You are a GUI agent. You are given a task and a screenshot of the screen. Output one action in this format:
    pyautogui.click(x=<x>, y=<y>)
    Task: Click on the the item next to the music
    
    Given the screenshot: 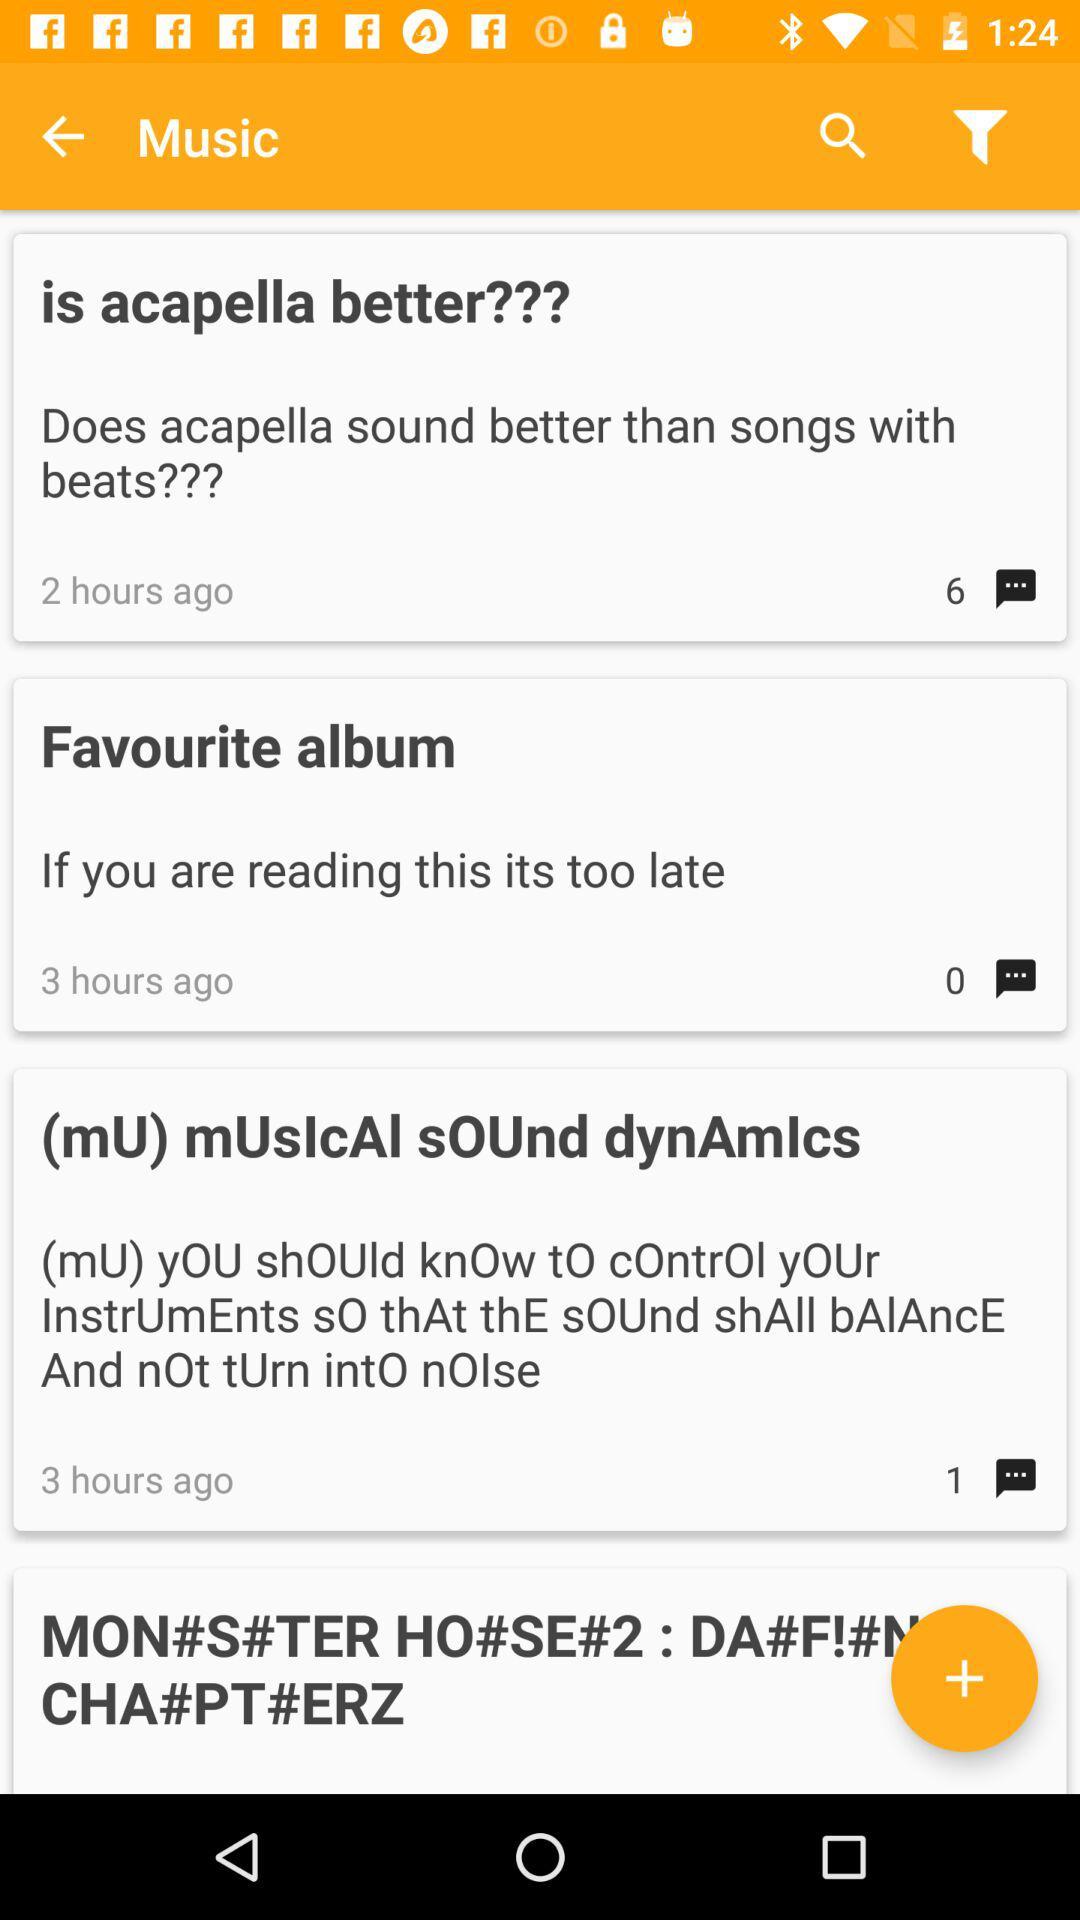 What is the action you would take?
    pyautogui.click(x=843, y=135)
    